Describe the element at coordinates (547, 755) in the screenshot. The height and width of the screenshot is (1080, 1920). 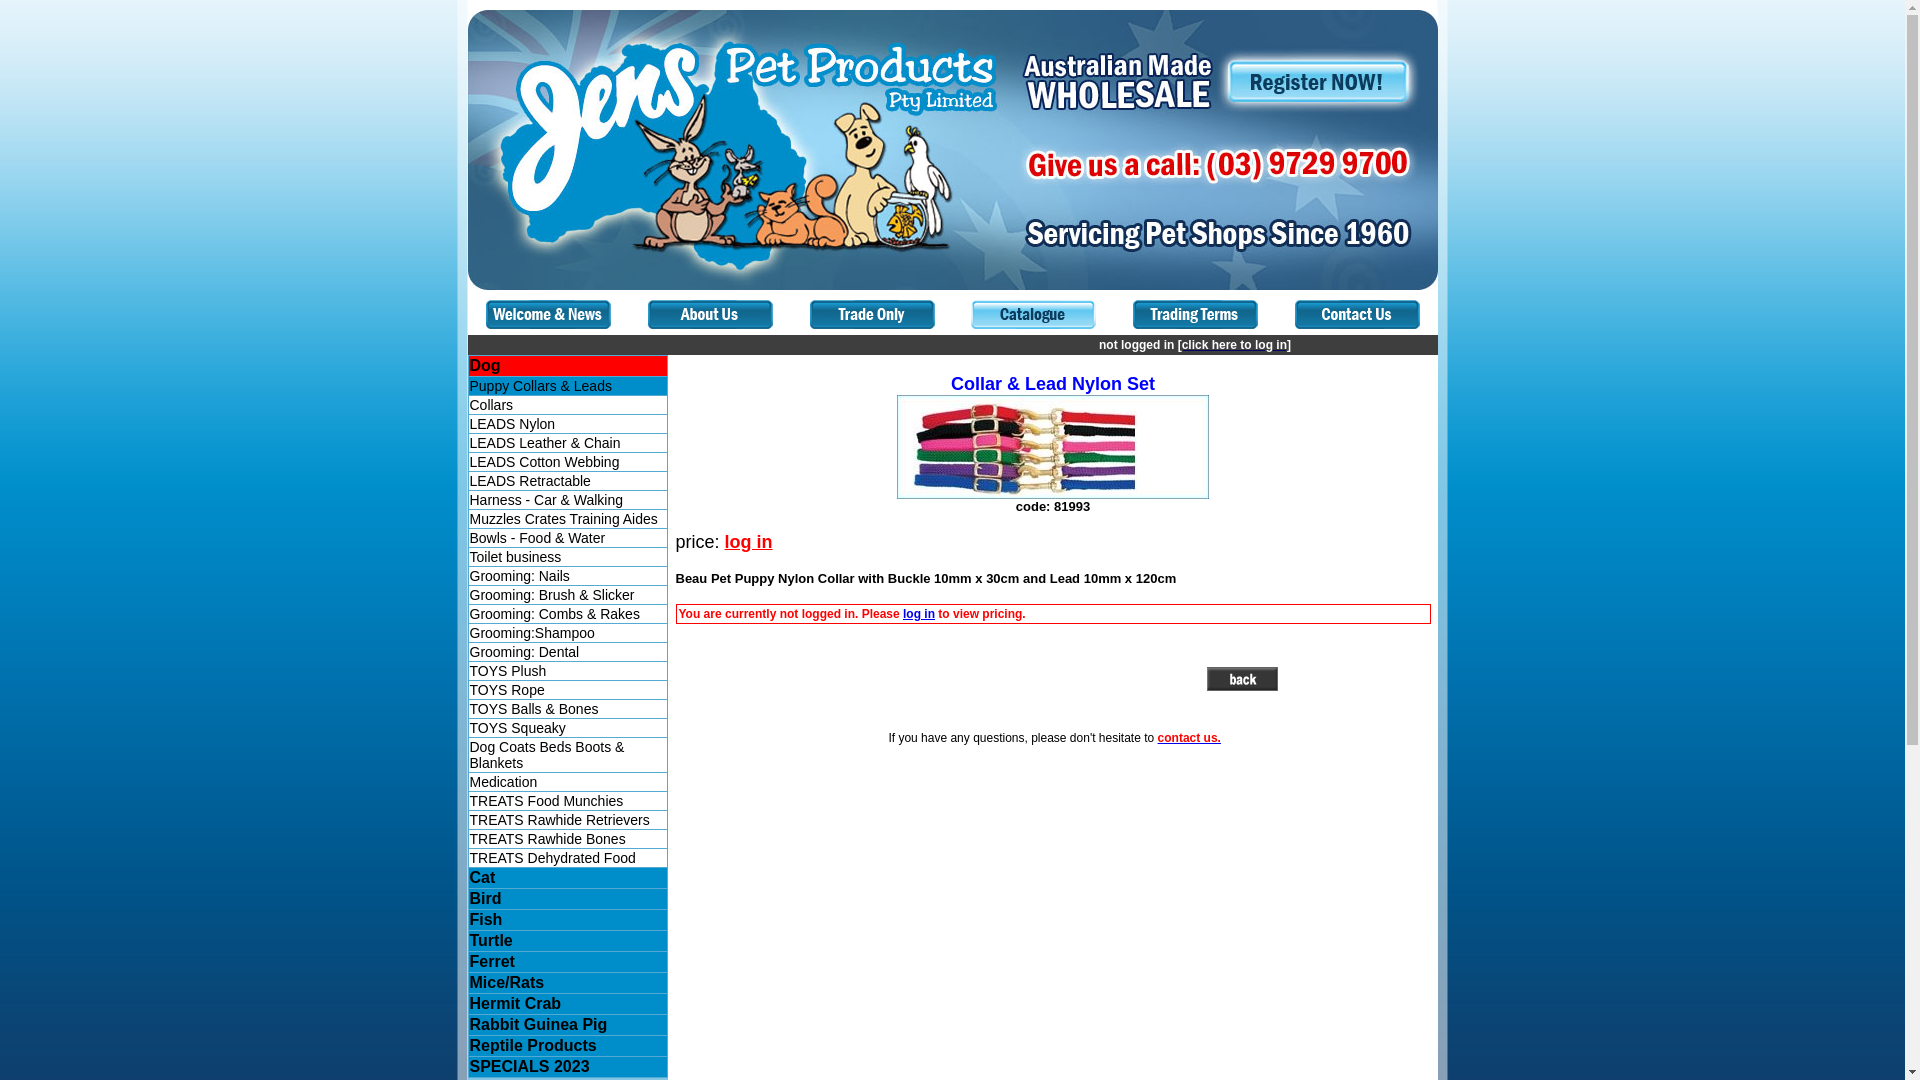
I see `'Dog Coats Beds Boots & Blankets'` at that location.